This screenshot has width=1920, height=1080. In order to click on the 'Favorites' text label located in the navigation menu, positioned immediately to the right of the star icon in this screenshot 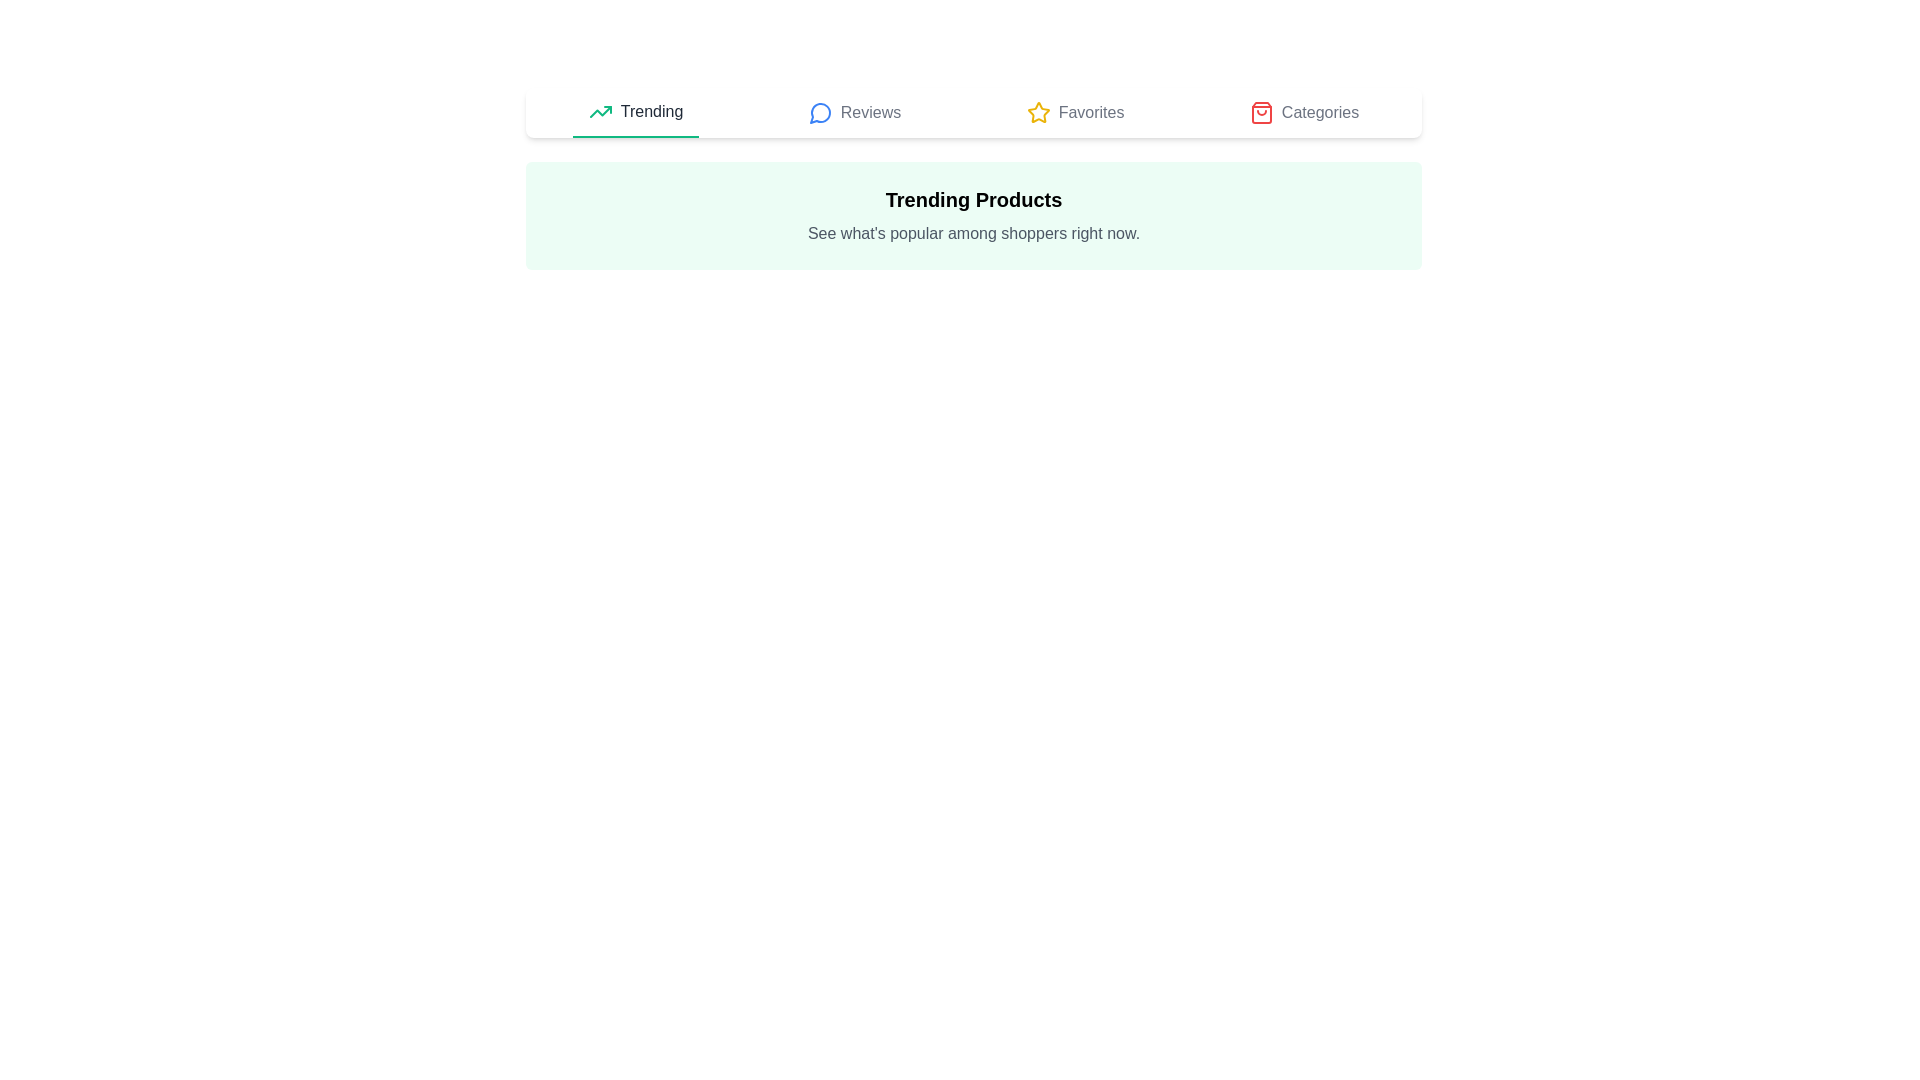, I will do `click(1090, 112)`.